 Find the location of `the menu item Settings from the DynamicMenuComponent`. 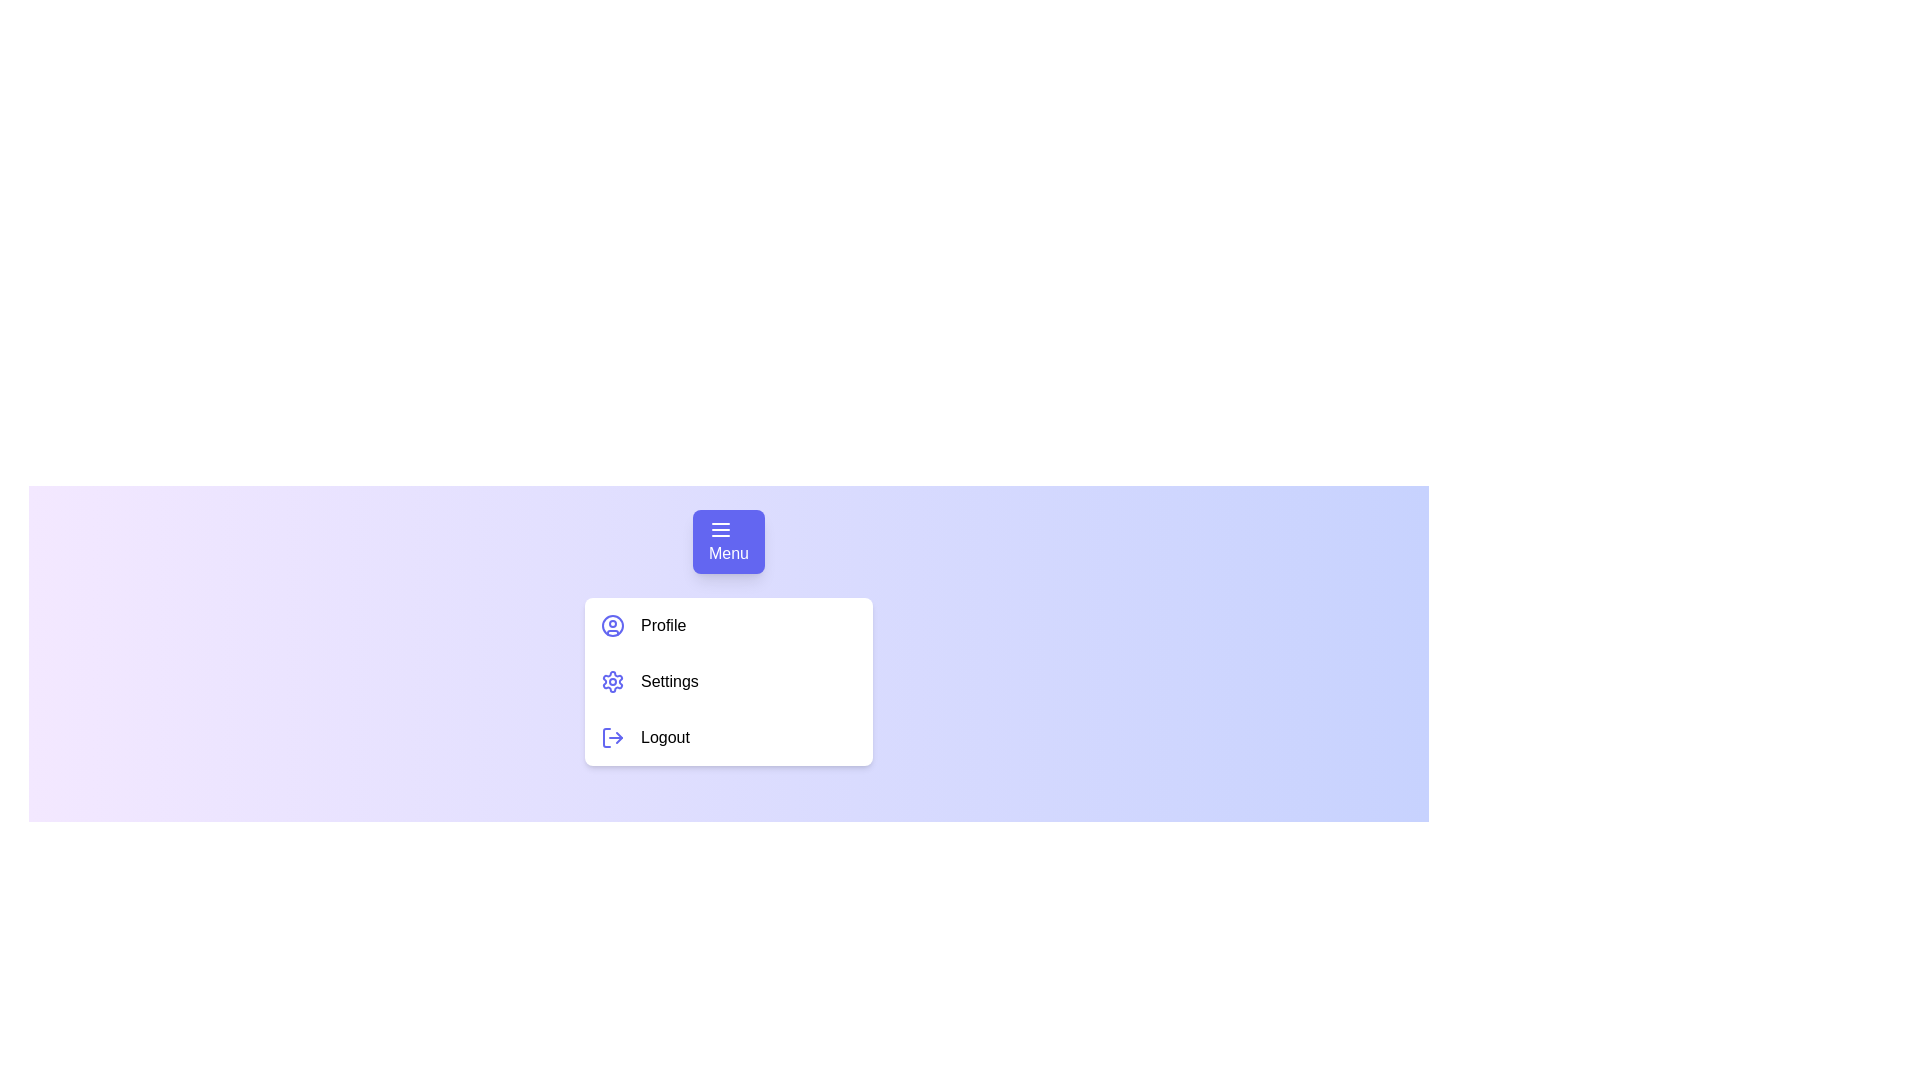

the menu item Settings from the DynamicMenuComponent is located at coordinates (728, 681).